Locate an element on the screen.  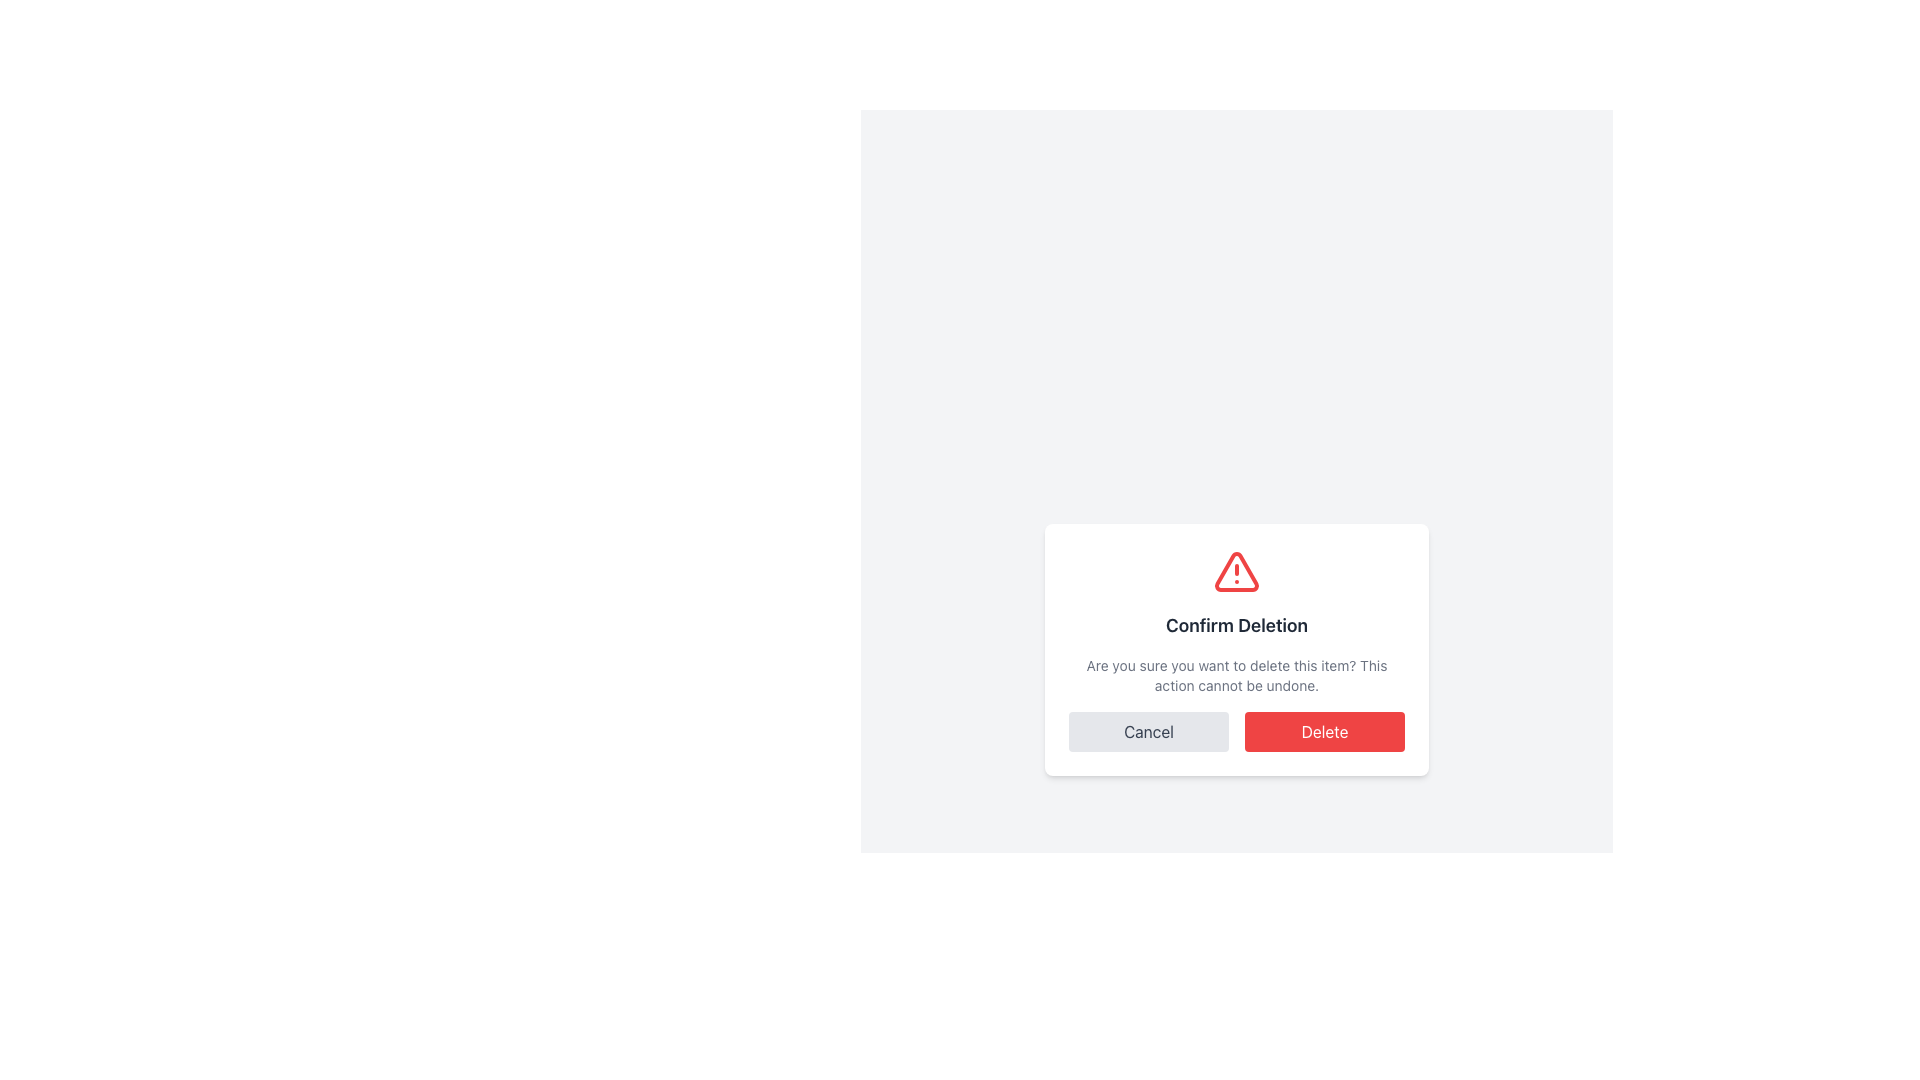
the Warning Icon located at the top of the confirmation modal, centered above the 'Confirm Deletion' title is located at coordinates (1236, 571).